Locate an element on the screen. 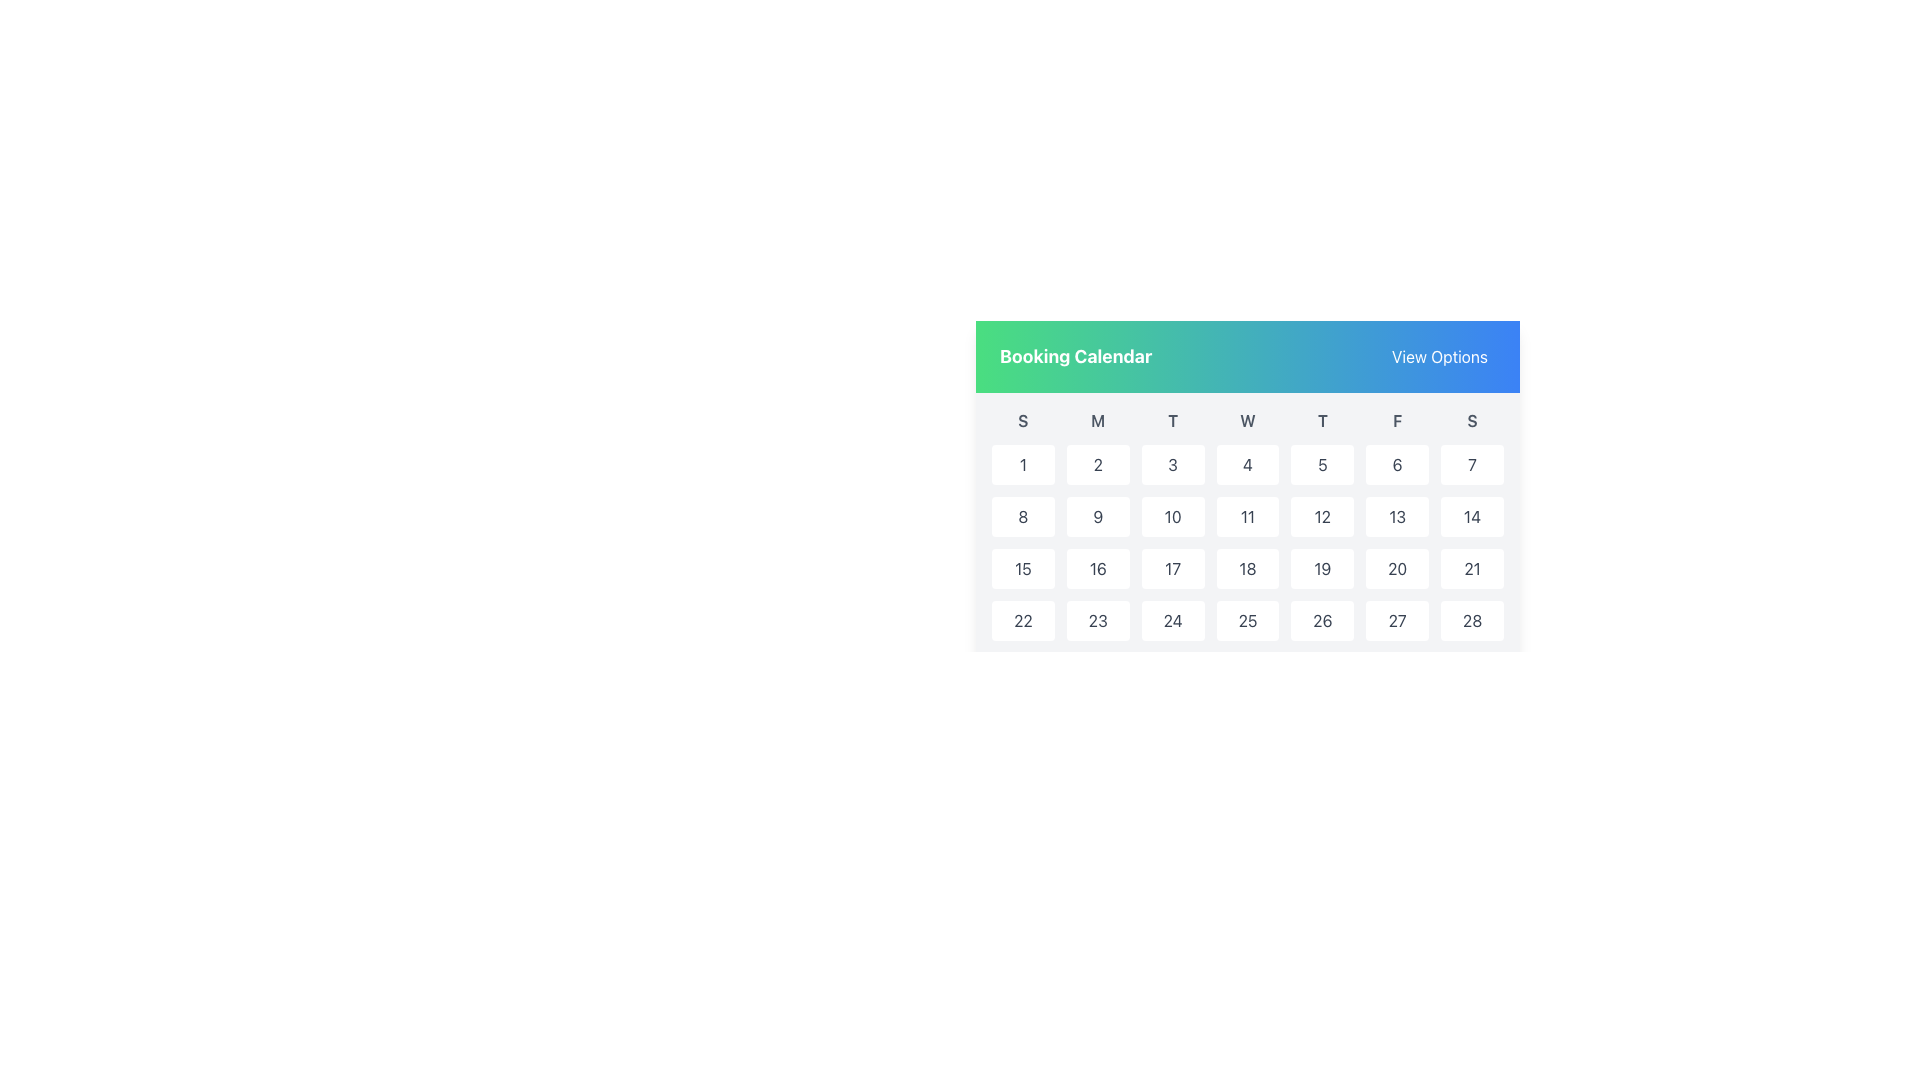  the calendar date button located in the third column of the second row under the 'T' header is located at coordinates (1173, 515).